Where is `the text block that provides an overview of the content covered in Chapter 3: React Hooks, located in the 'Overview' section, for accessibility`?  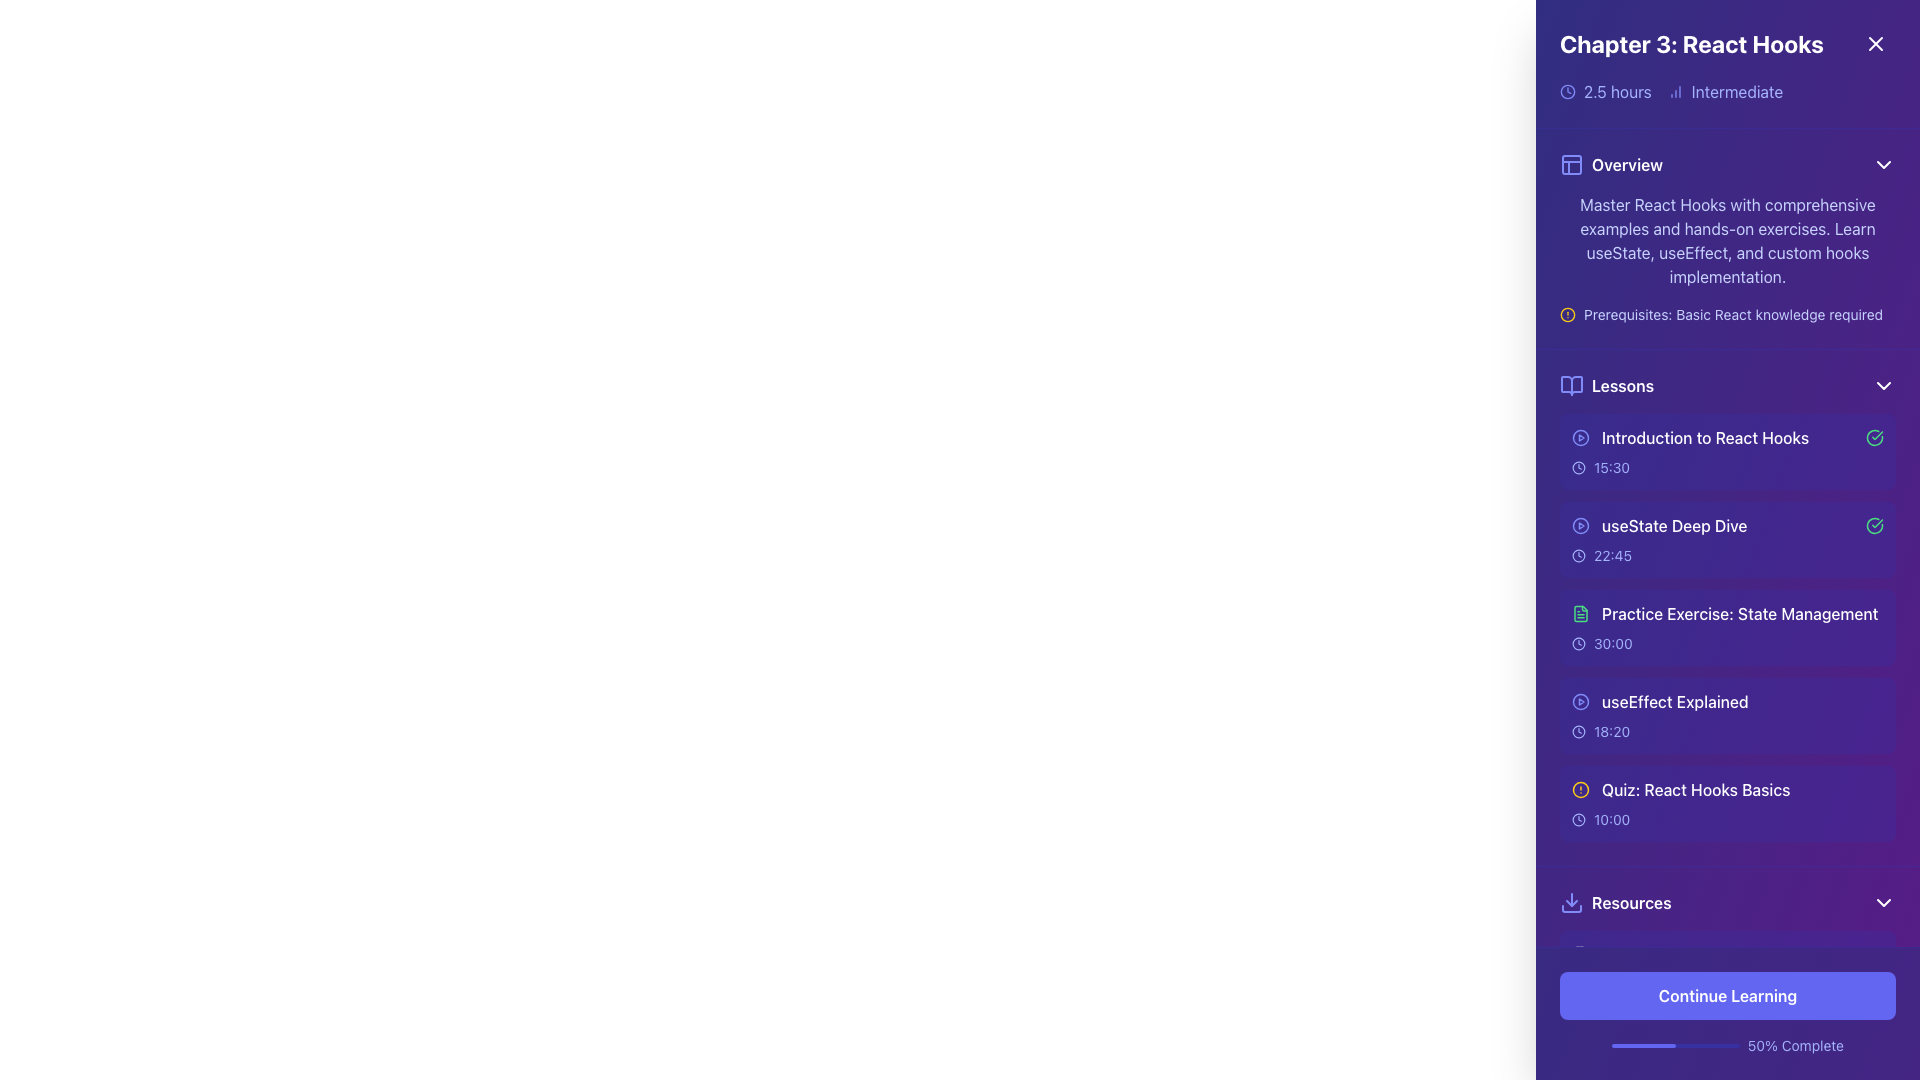 the text block that provides an overview of the content covered in Chapter 3: React Hooks, located in the 'Overview' section, for accessibility is located at coordinates (1727, 239).